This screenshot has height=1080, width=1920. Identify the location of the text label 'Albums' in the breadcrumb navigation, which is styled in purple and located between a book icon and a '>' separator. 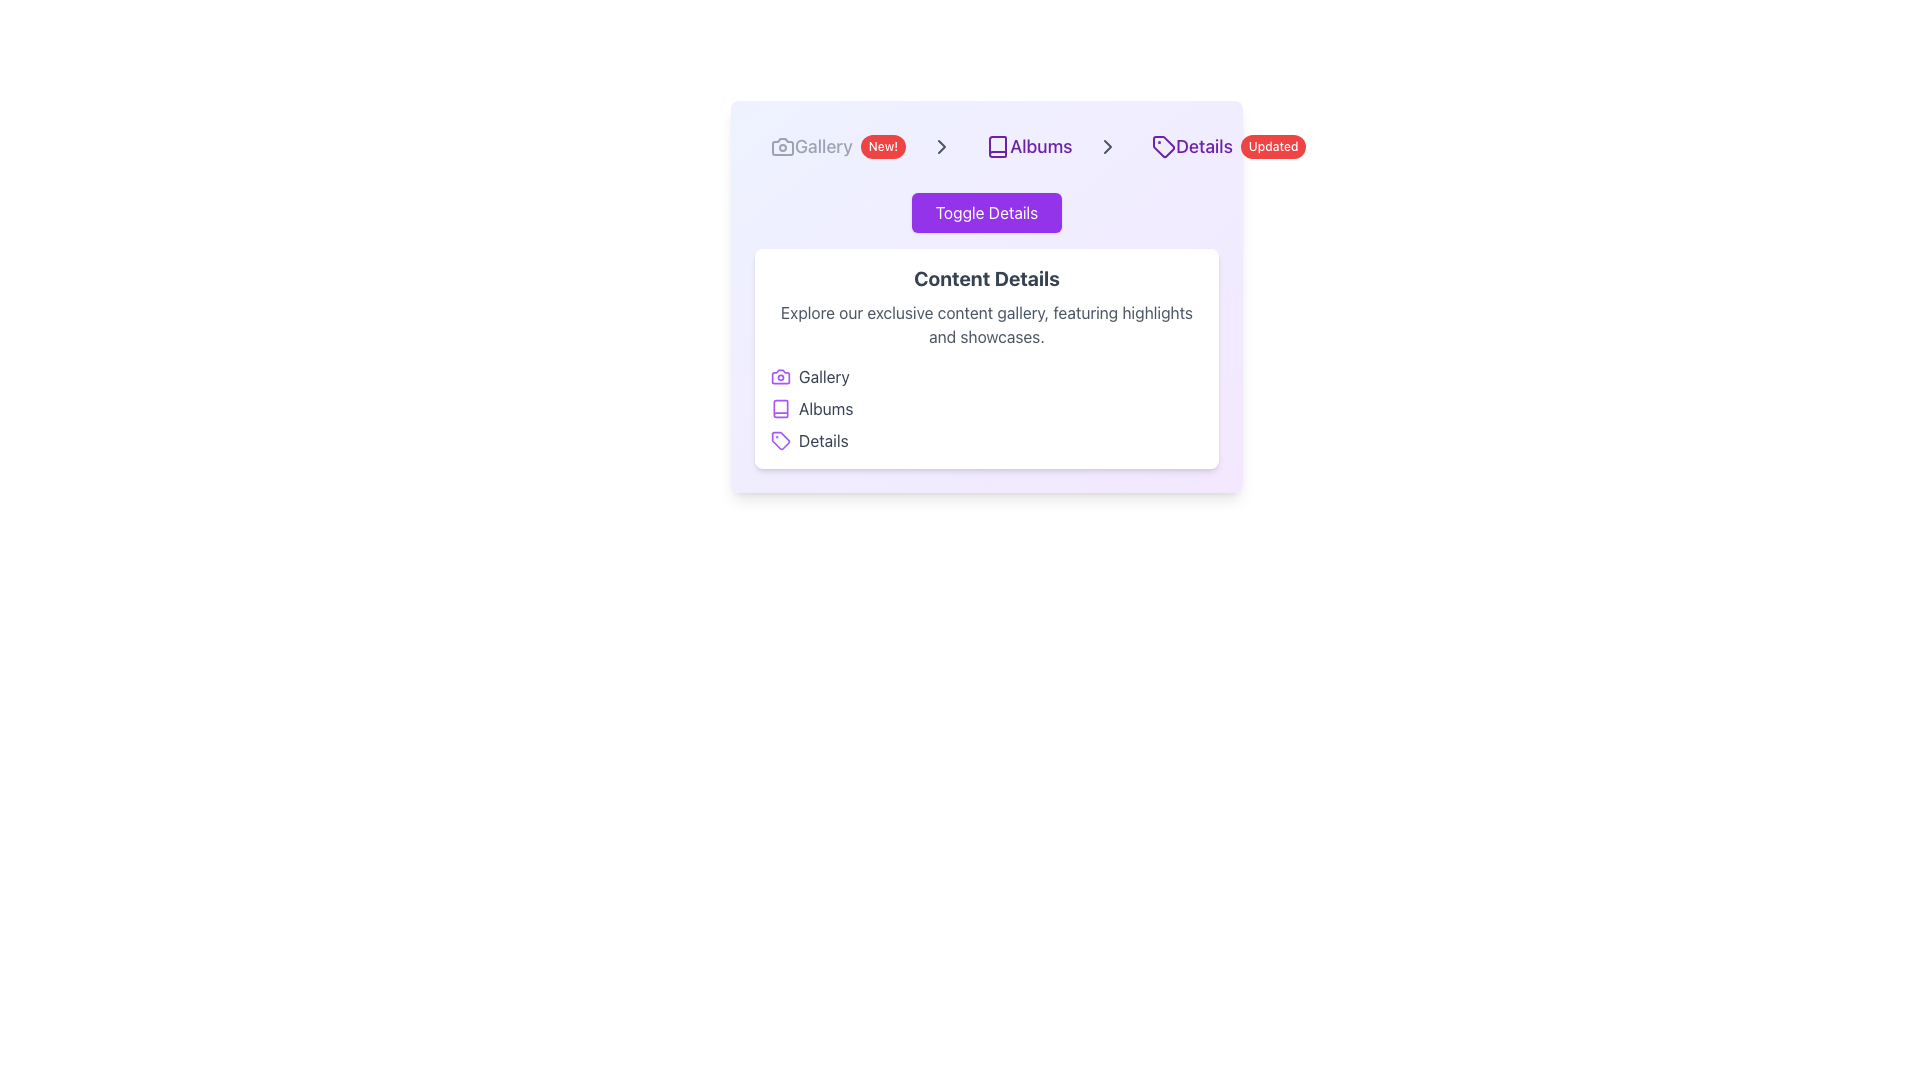
(1040, 145).